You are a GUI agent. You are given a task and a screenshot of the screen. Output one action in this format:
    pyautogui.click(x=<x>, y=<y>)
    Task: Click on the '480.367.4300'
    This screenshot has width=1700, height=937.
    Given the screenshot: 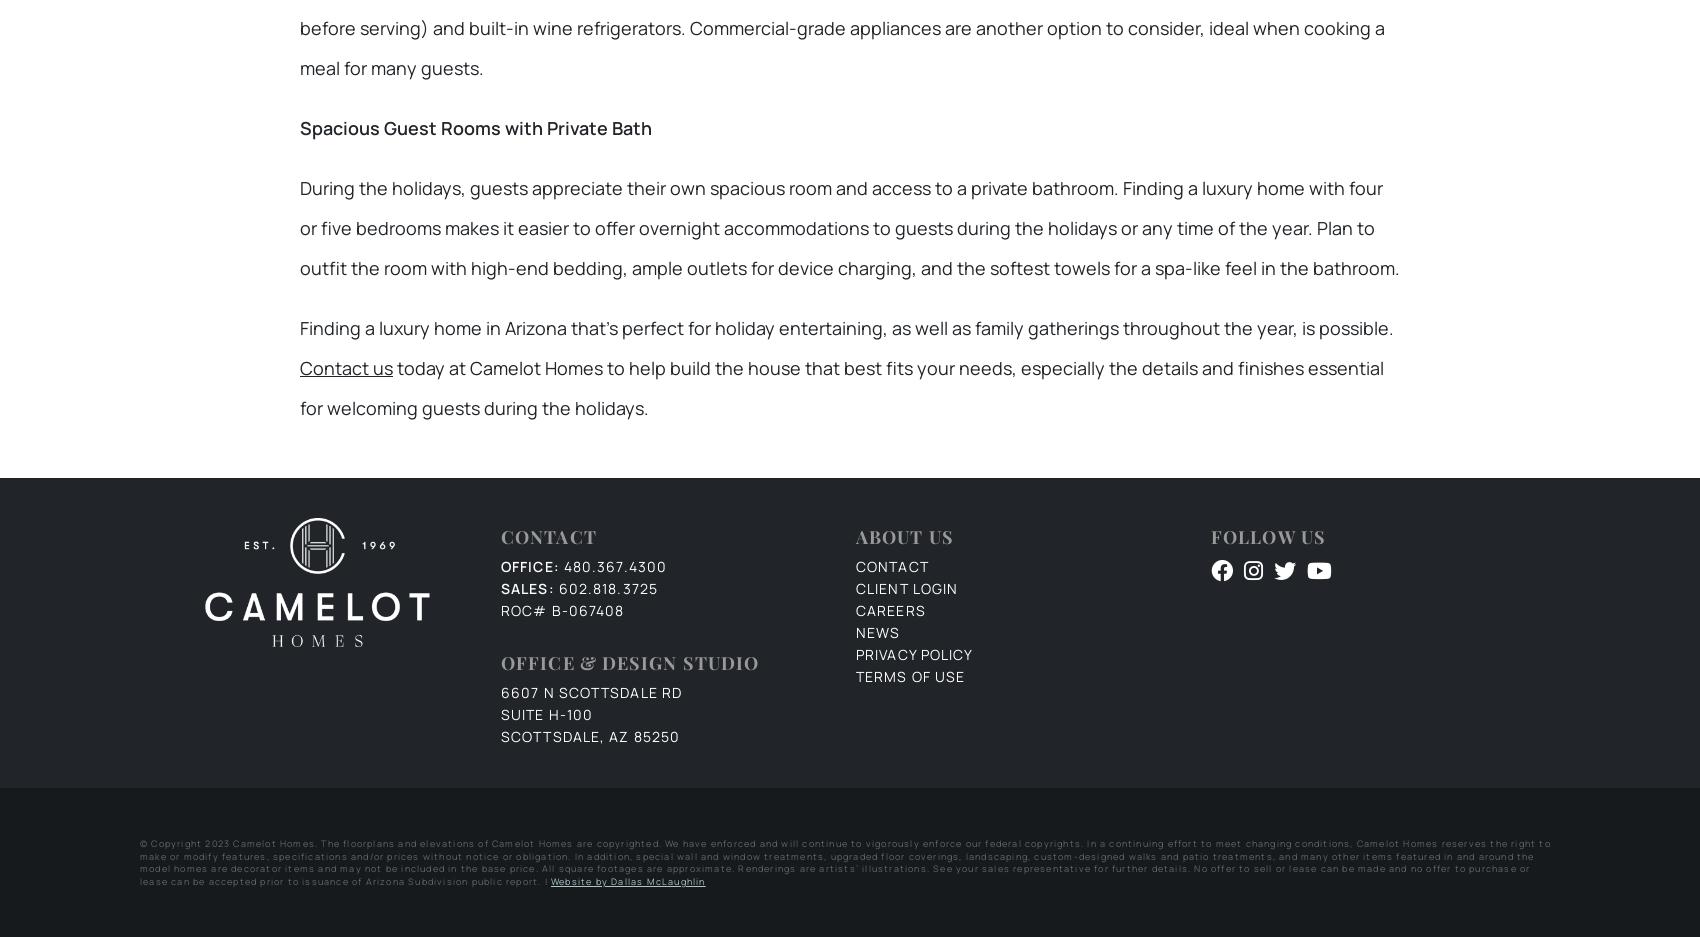 What is the action you would take?
    pyautogui.click(x=562, y=566)
    